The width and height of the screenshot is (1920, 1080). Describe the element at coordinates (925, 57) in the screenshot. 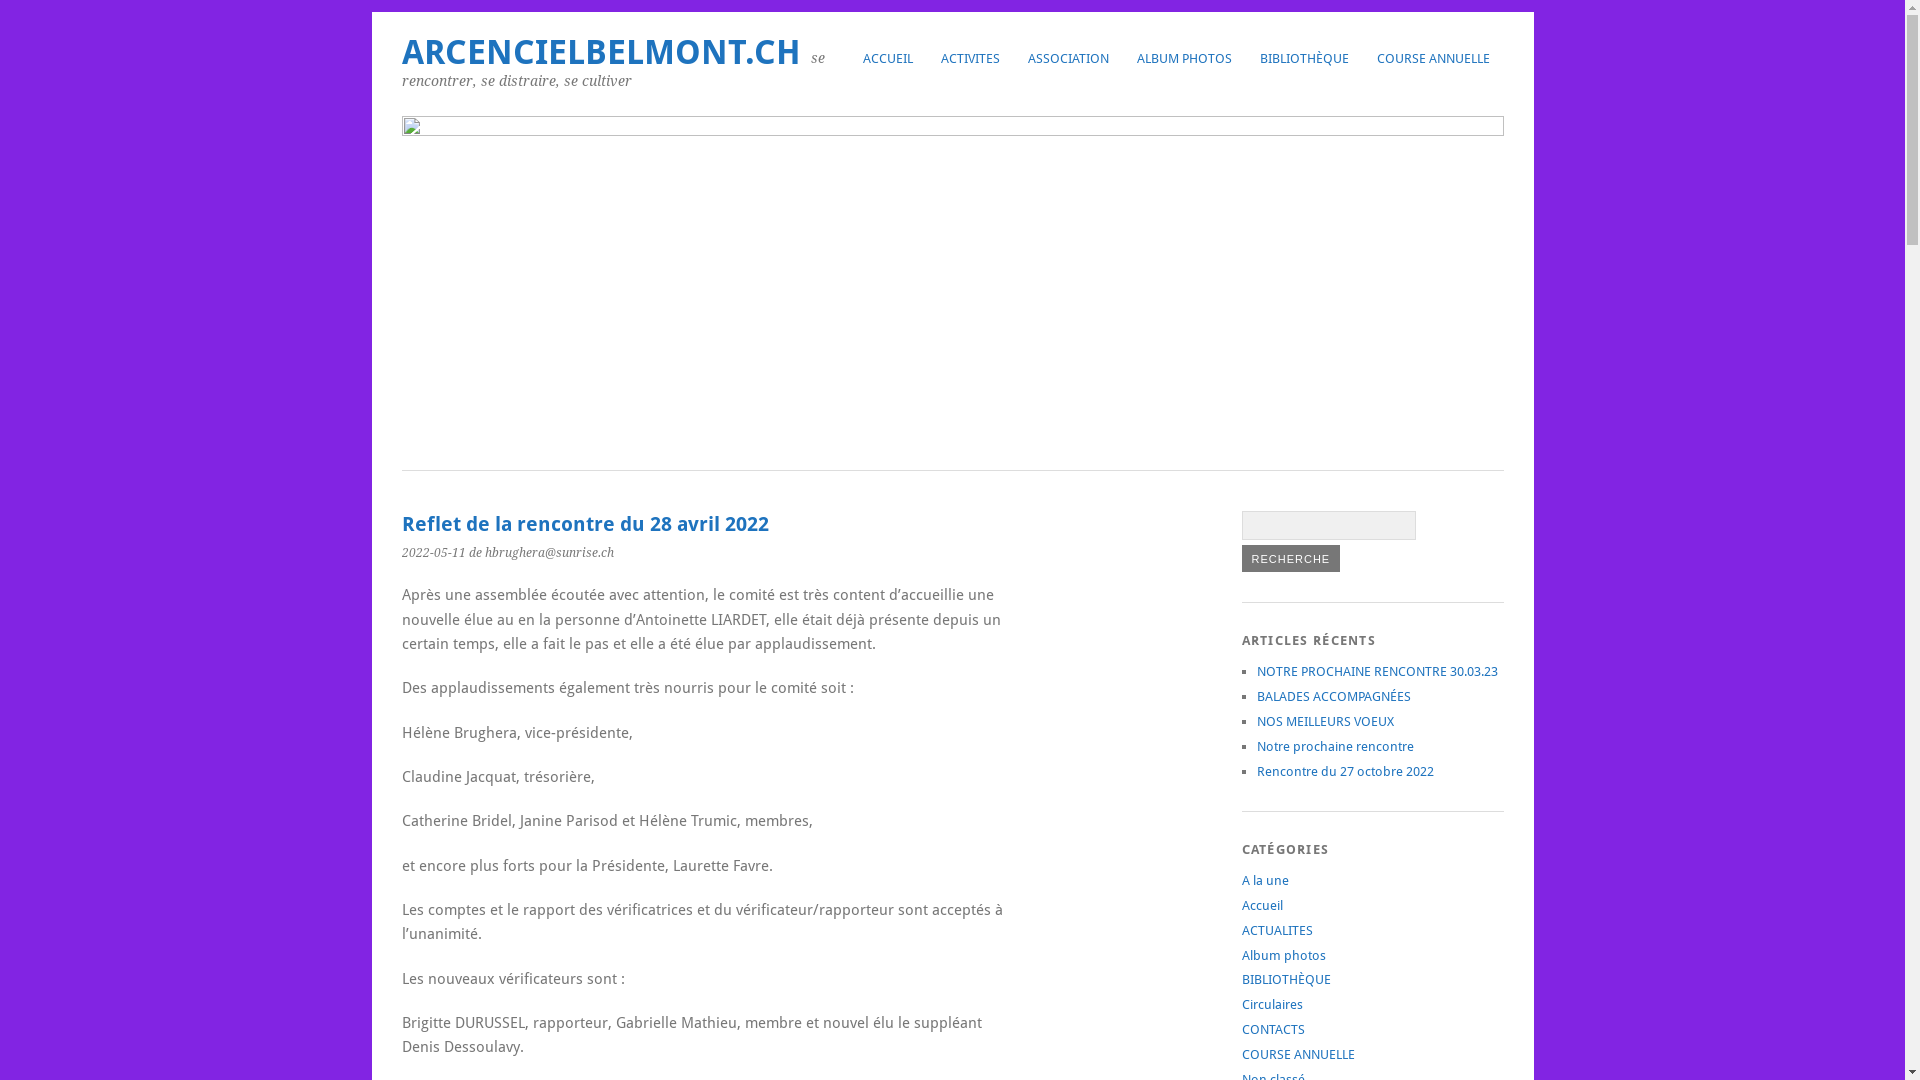

I see `'ACTIVITES'` at that location.